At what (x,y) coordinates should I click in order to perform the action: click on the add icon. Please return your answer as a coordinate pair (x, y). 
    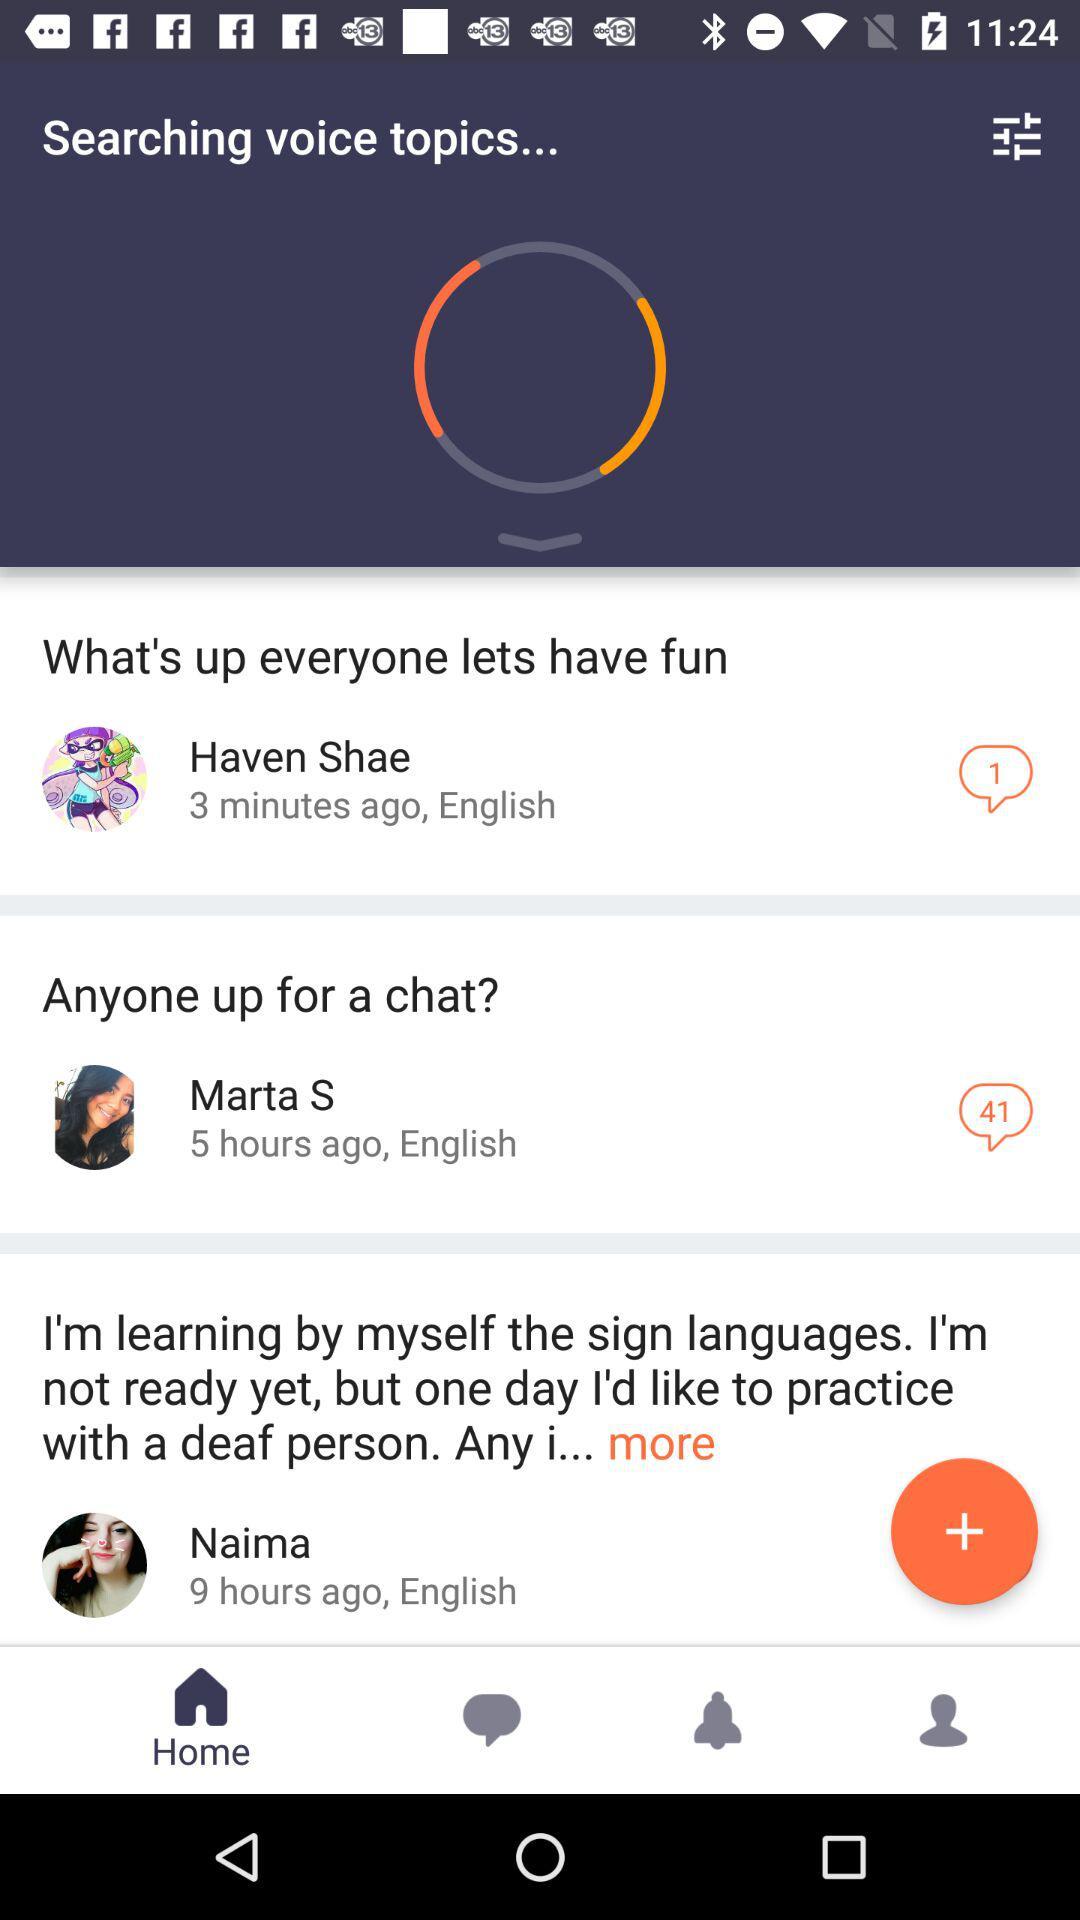
    Looking at the image, I should click on (963, 1530).